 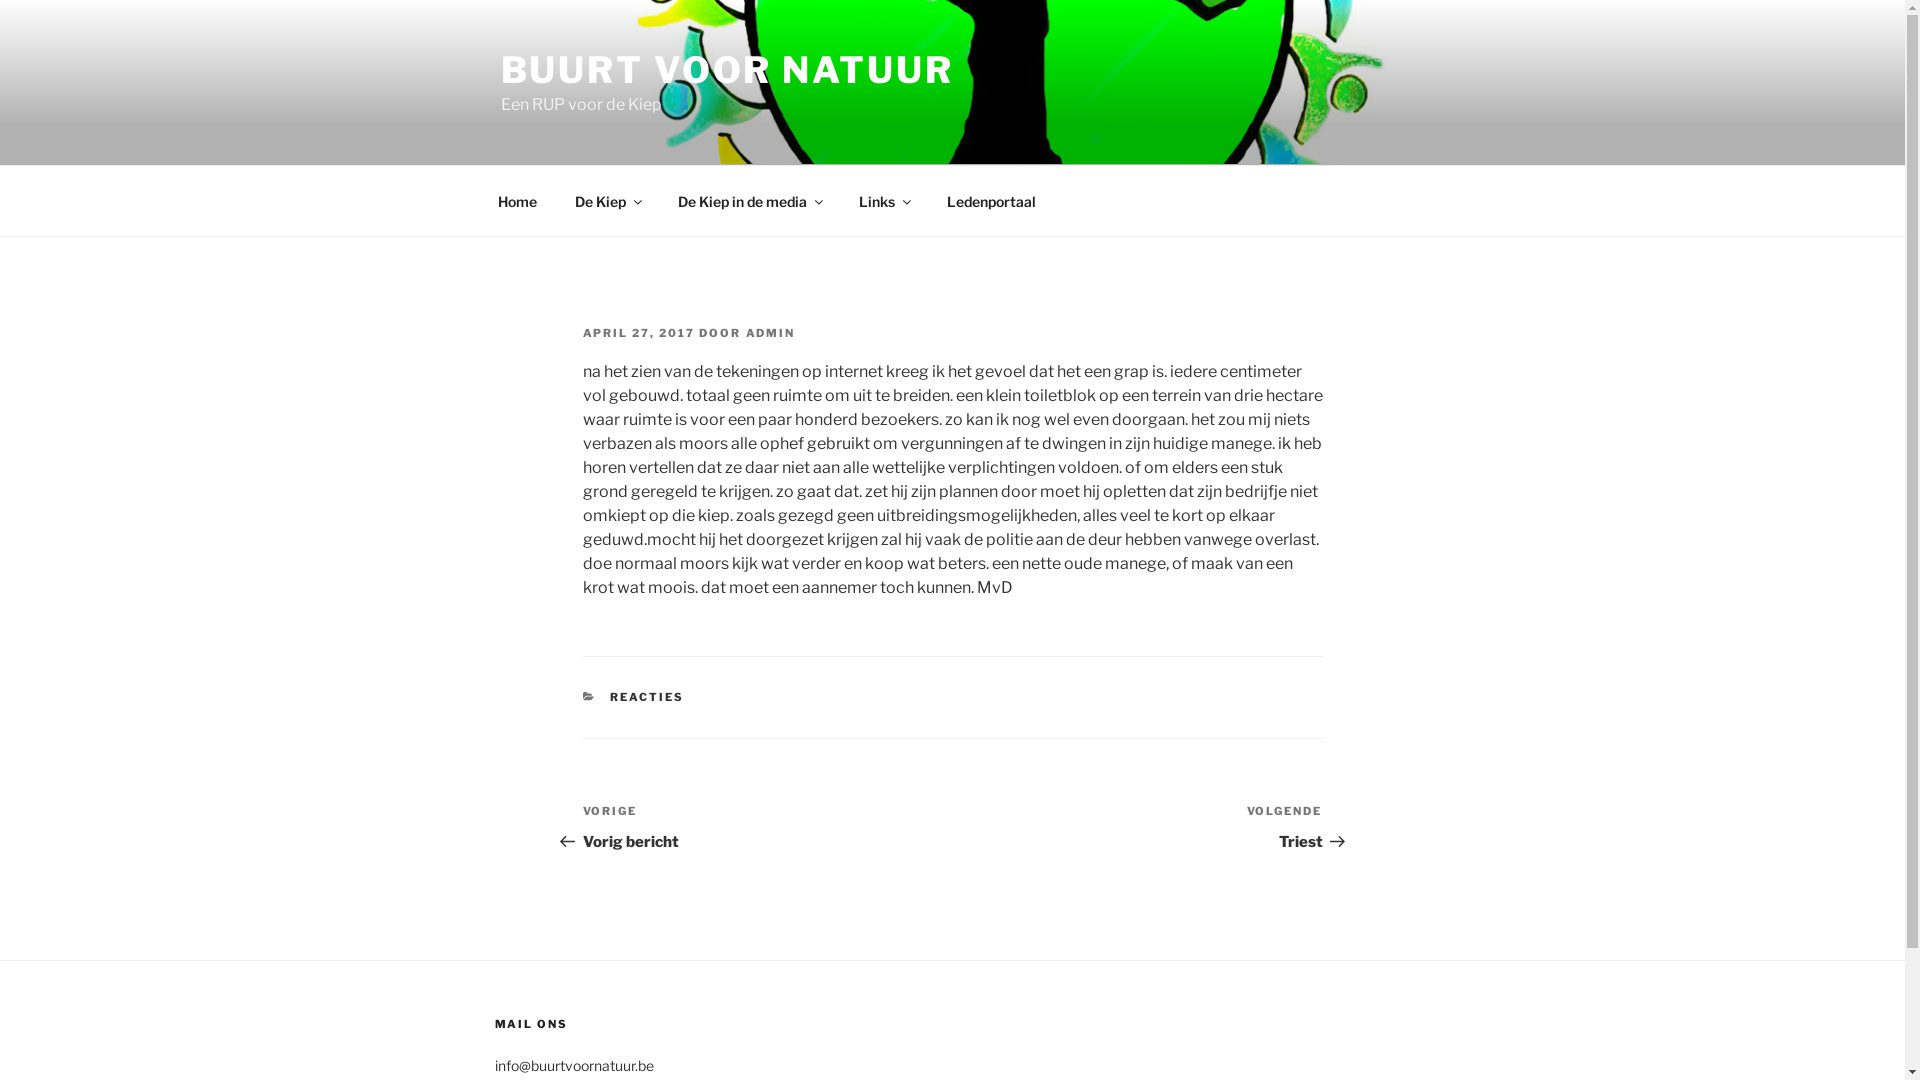 What do you see at coordinates (647, 696) in the screenshot?
I see `'REACTIES'` at bounding box center [647, 696].